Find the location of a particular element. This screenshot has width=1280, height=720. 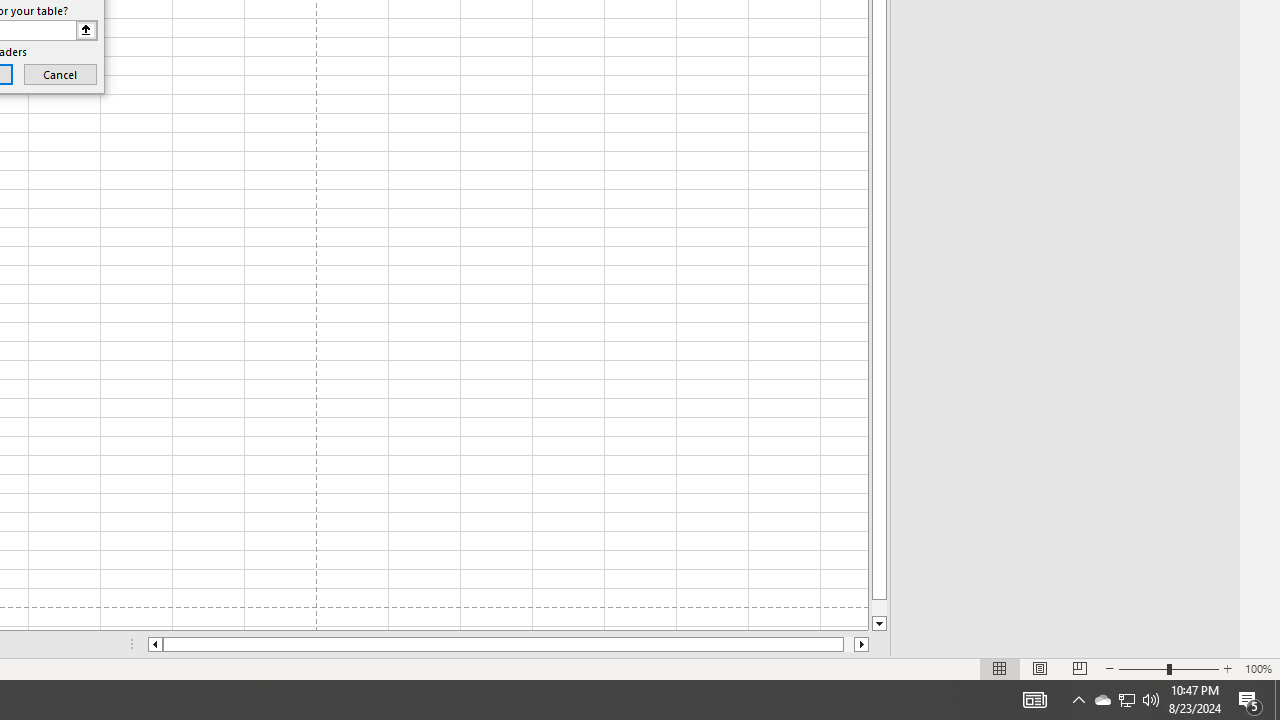

'Zoom' is located at coordinates (1168, 669).